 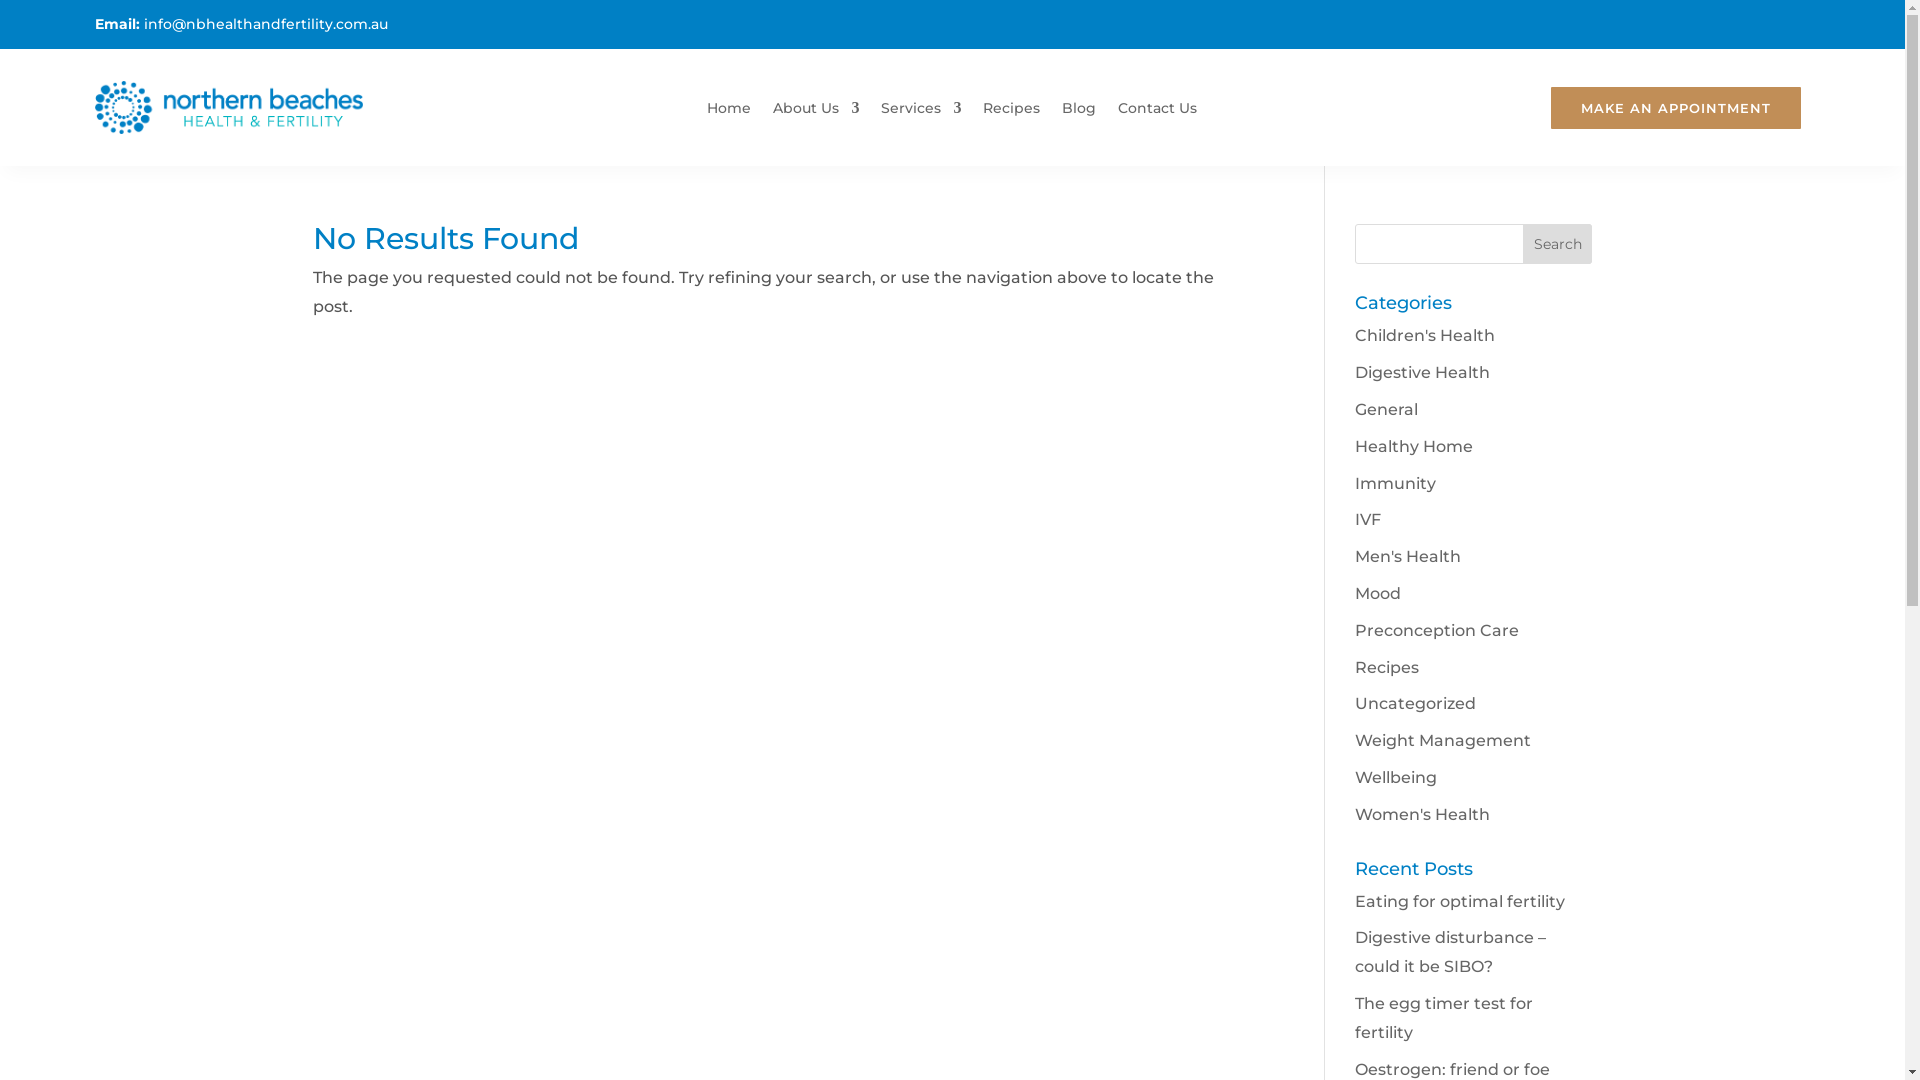 What do you see at coordinates (1444, 1018) in the screenshot?
I see `'The egg timer test for fertility'` at bounding box center [1444, 1018].